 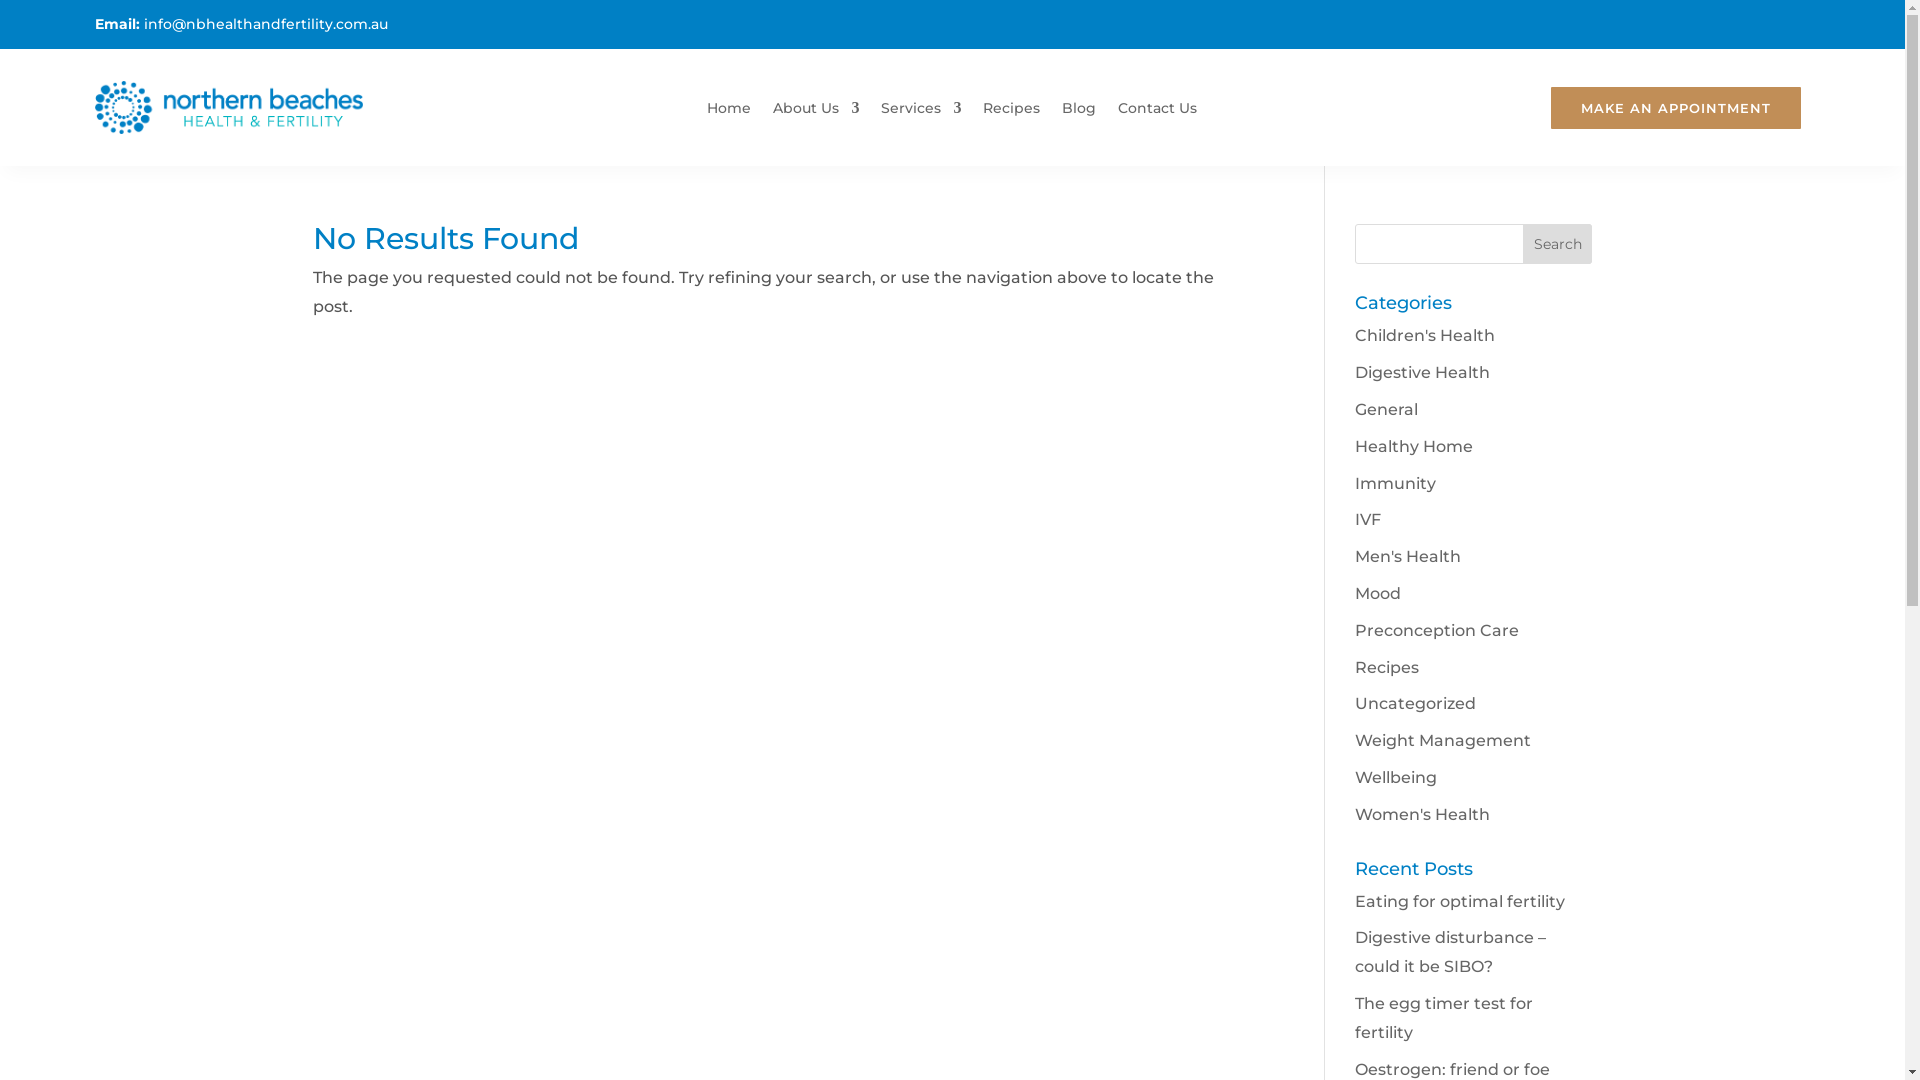 What do you see at coordinates (1444, 1018) in the screenshot?
I see `'The egg timer test for fertility'` at bounding box center [1444, 1018].